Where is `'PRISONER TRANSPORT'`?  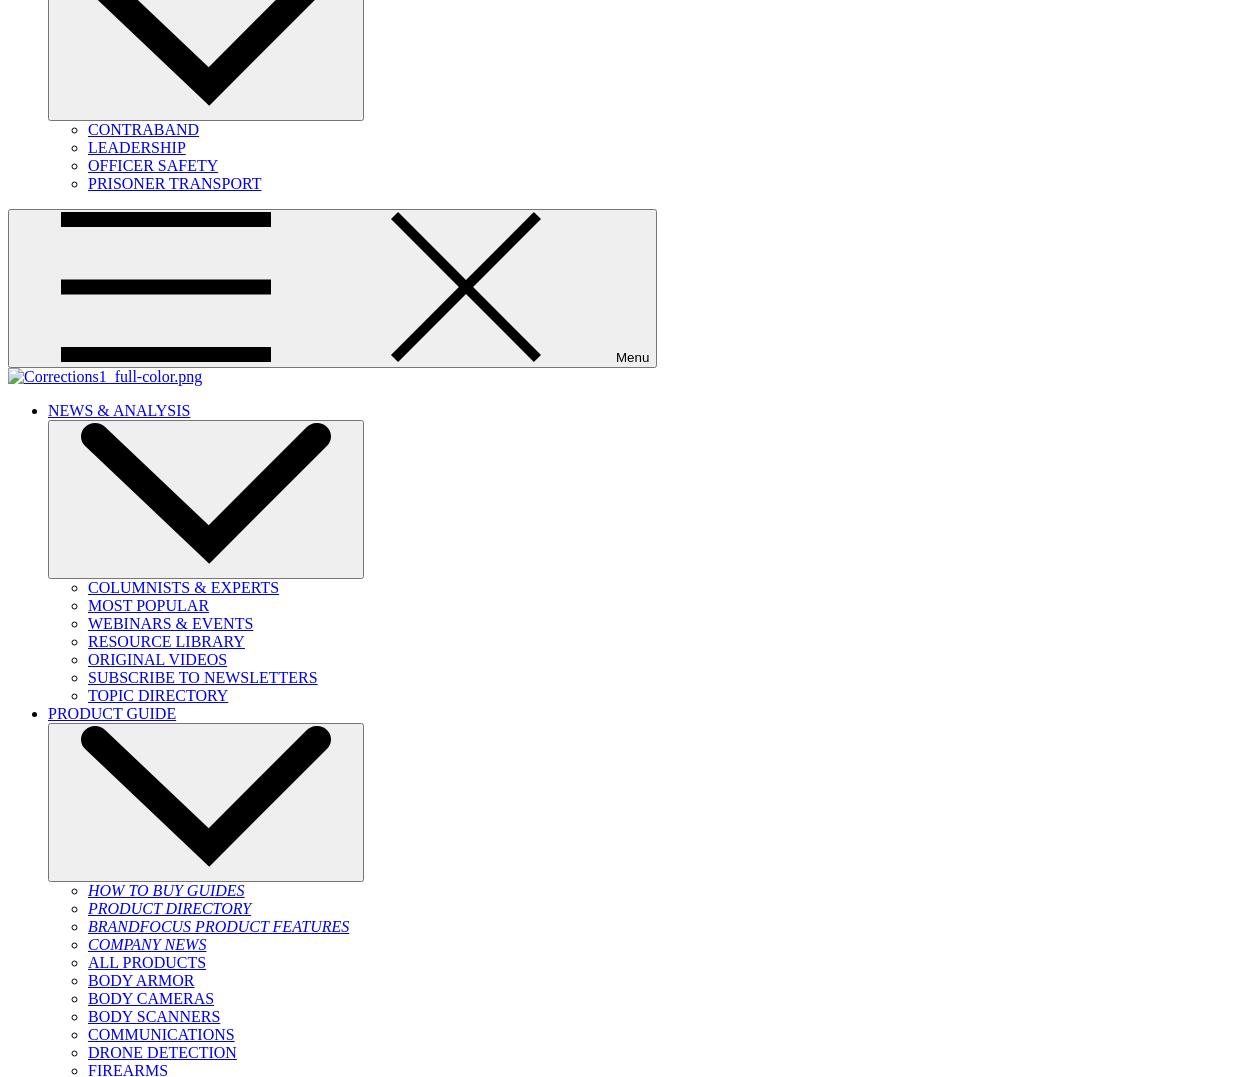 'PRISONER TRANSPORT' is located at coordinates (174, 182).